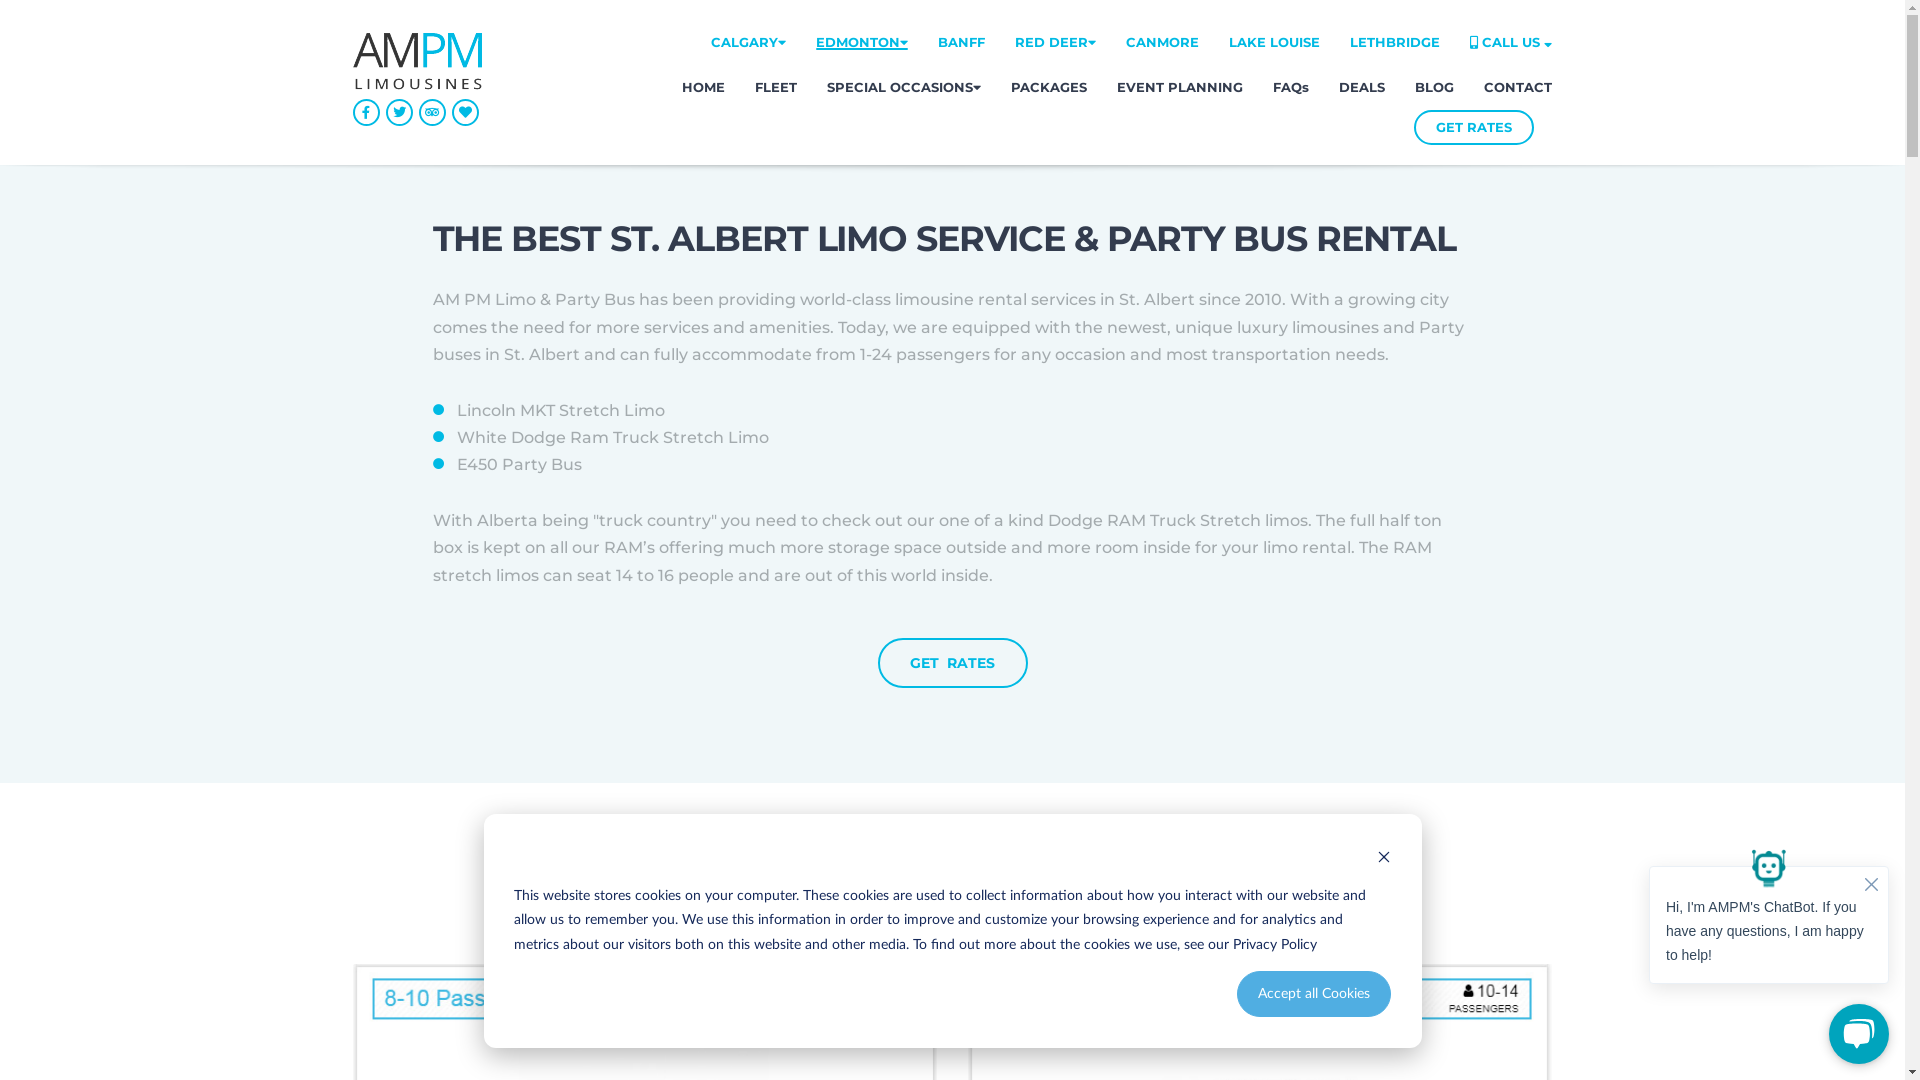 The image size is (1920, 1080). I want to click on 'GET  RATES', so click(952, 663).